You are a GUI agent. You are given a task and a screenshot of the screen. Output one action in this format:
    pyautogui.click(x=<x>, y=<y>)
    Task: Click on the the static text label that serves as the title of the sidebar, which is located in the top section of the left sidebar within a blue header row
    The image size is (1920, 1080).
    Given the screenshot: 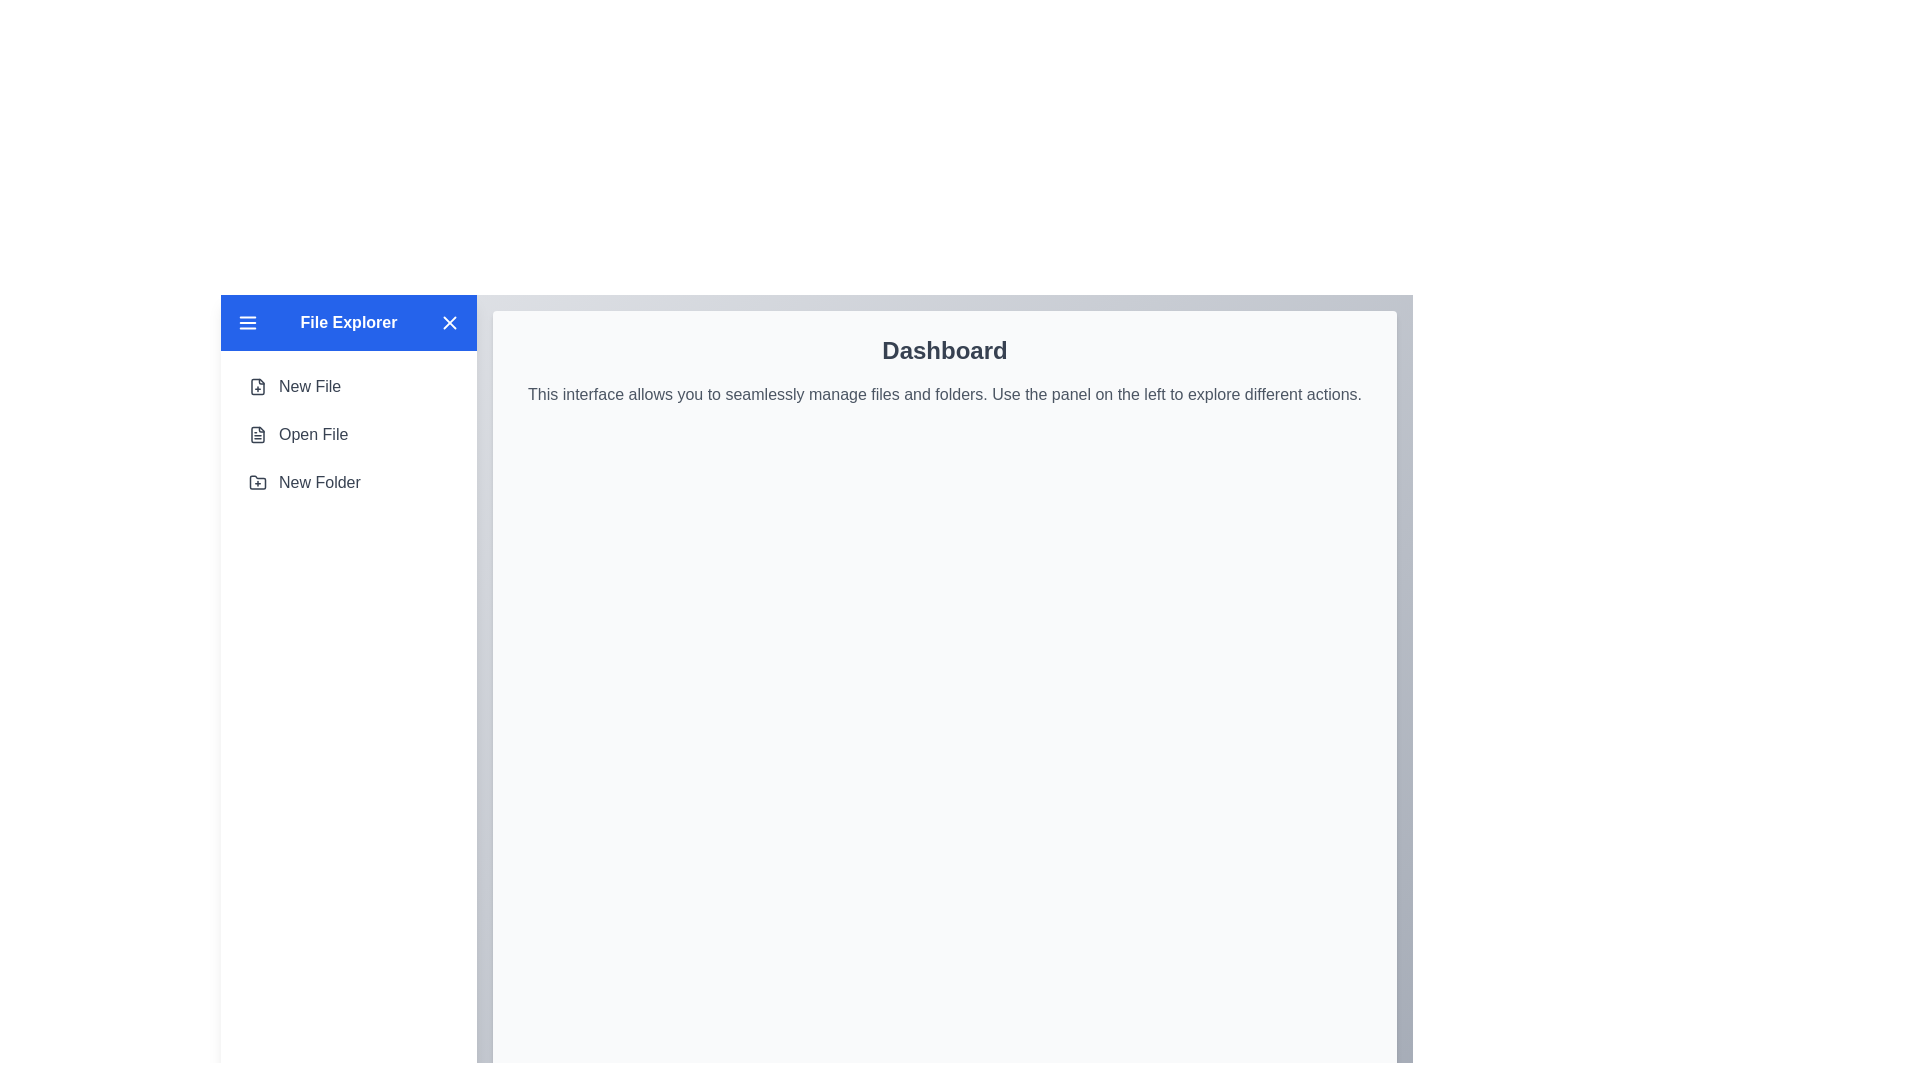 What is the action you would take?
    pyautogui.click(x=349, y=322)
    